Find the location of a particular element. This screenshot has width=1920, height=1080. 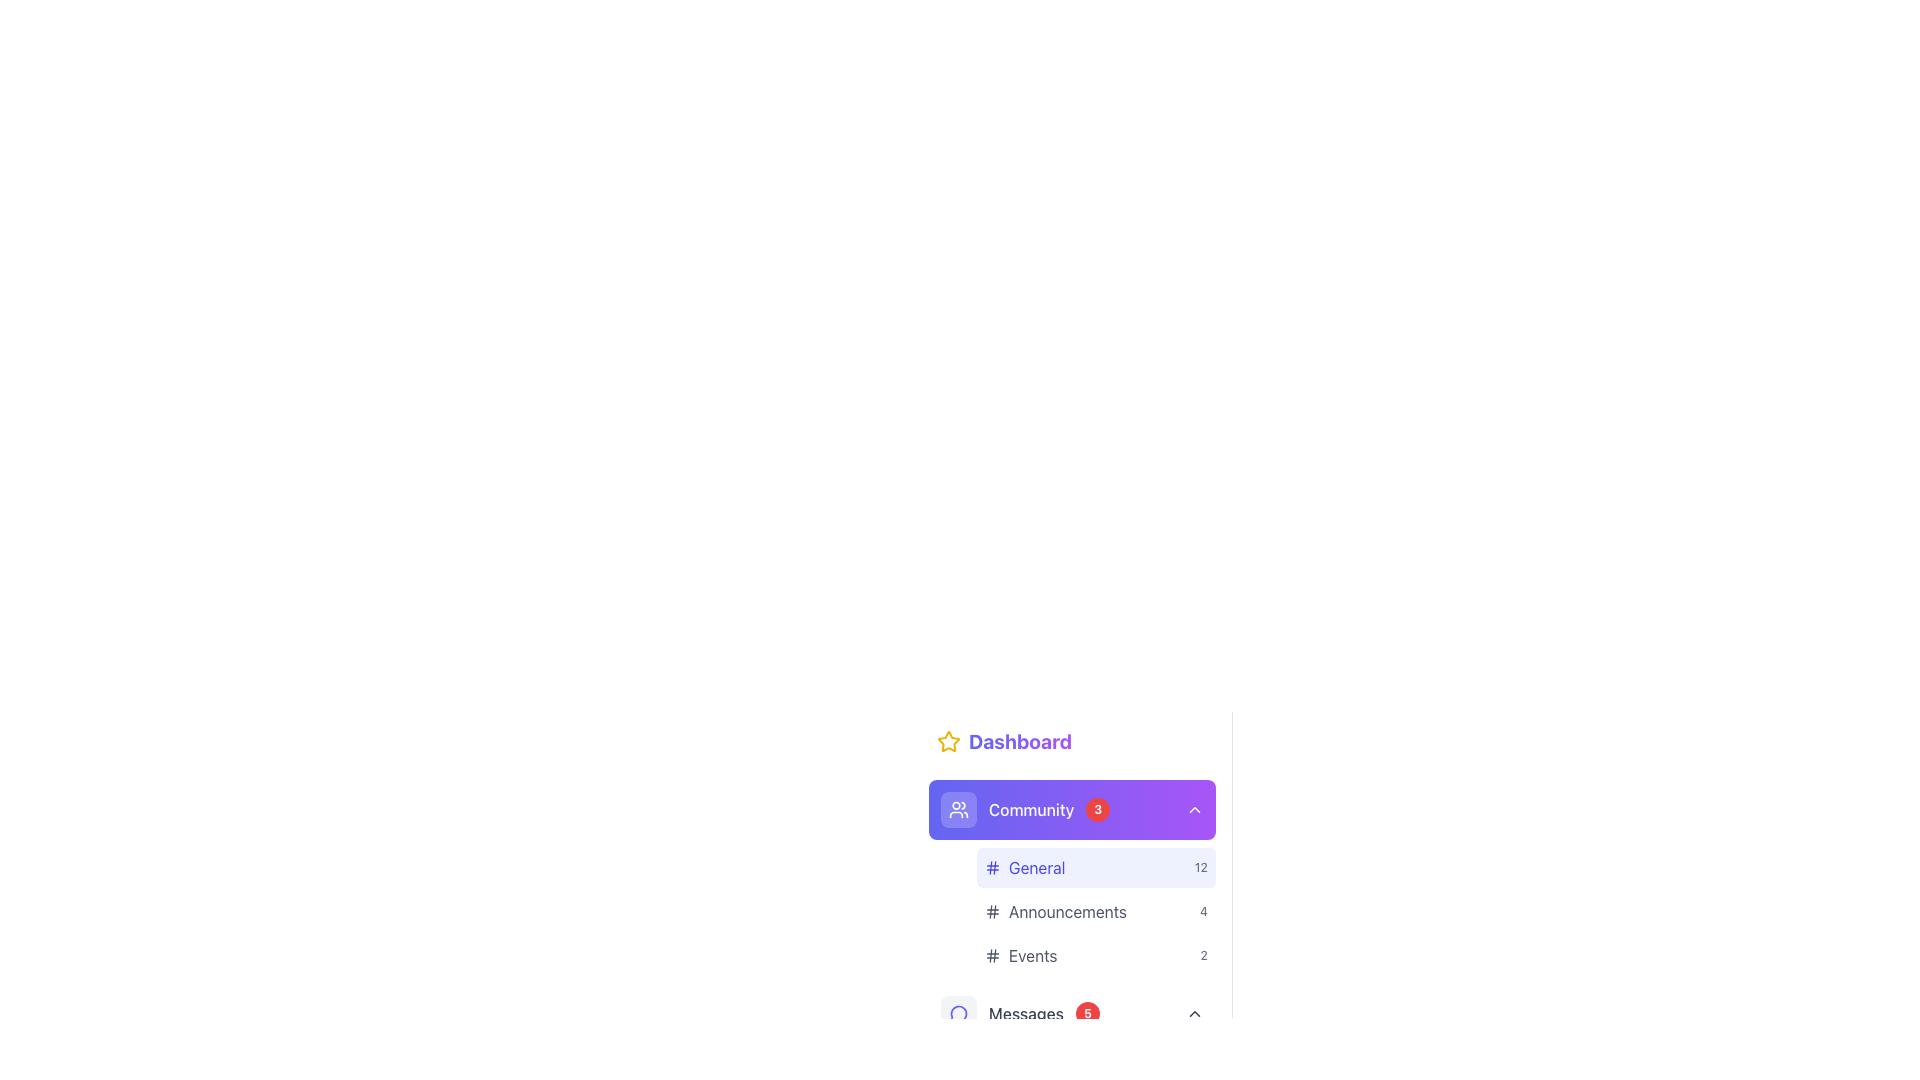

the hashtag icon located to the left of the text in the 'Announcements' section is located at coordinates (993, 911).